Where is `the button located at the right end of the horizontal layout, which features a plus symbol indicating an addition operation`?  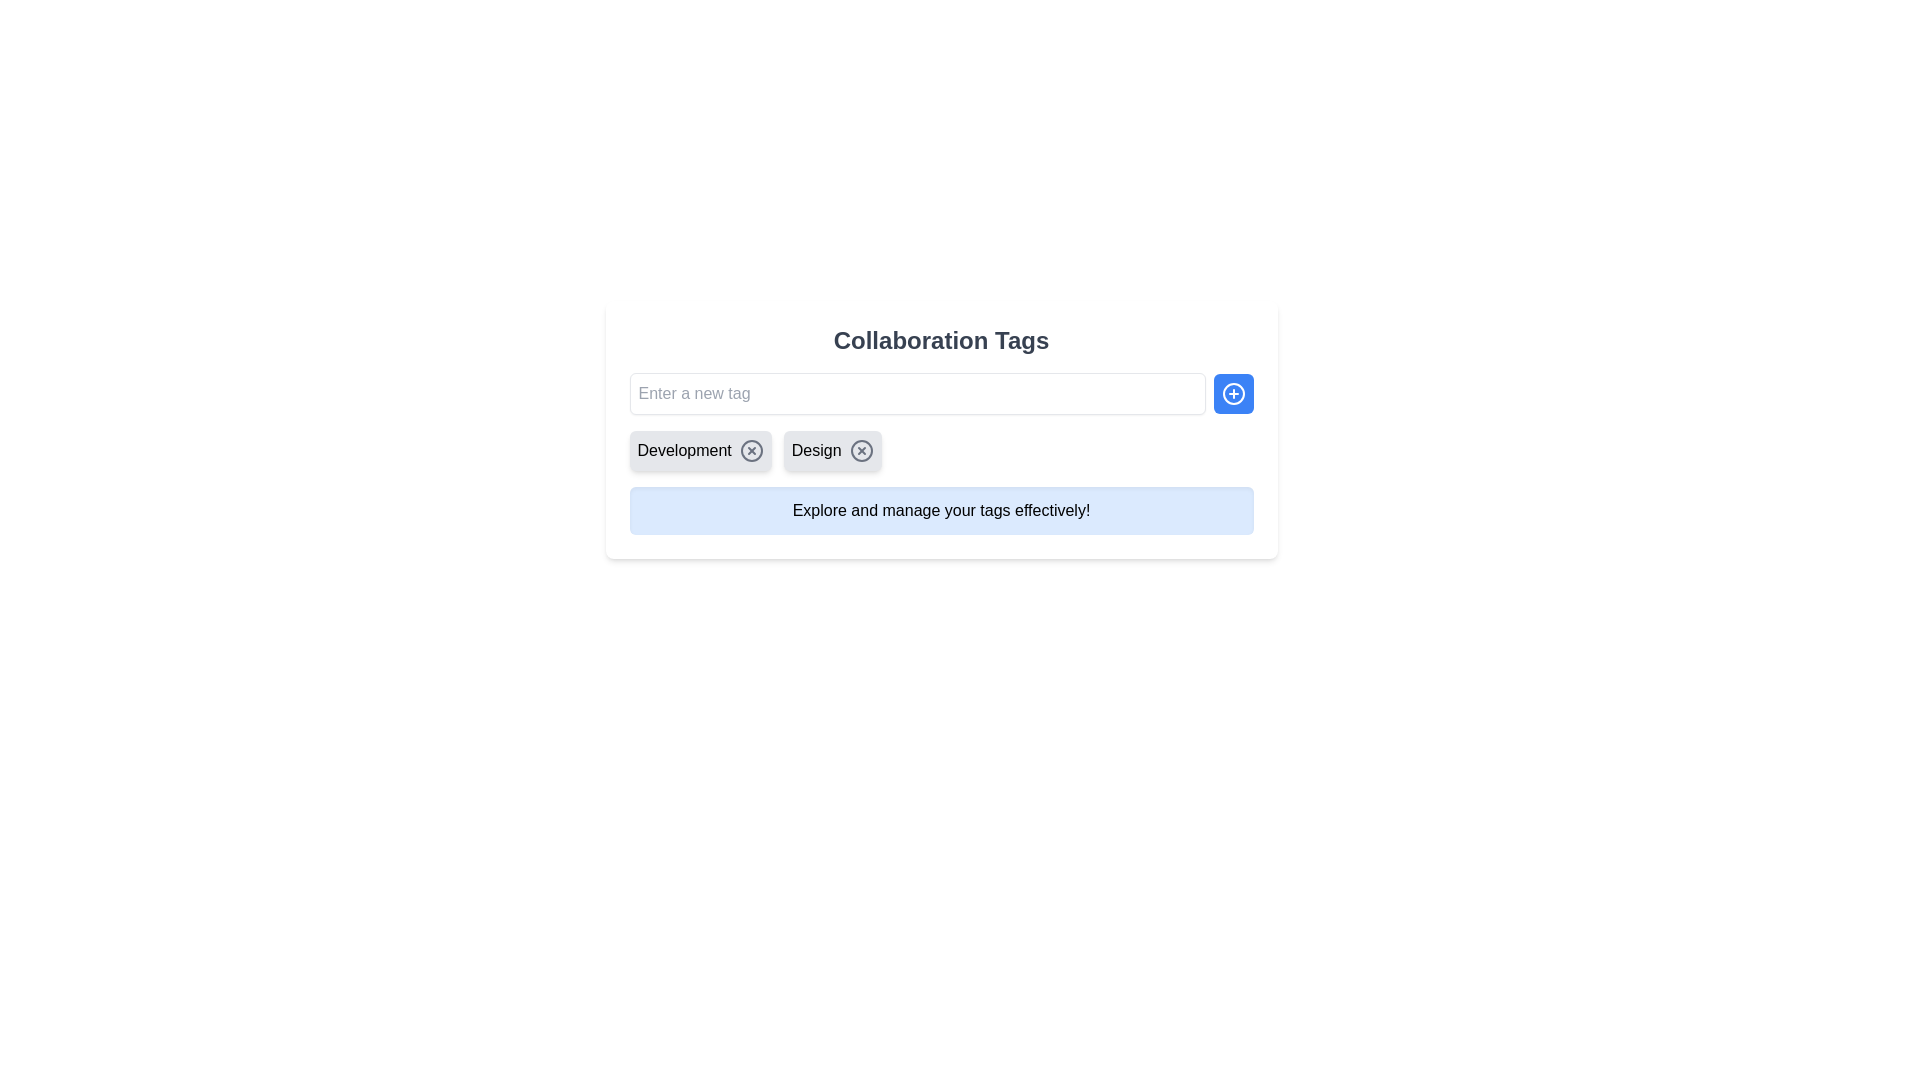 the button located at the right end of the horizontal layout, which features a plus symbol indicating an addition operation is located at coordinates (1232, 393).